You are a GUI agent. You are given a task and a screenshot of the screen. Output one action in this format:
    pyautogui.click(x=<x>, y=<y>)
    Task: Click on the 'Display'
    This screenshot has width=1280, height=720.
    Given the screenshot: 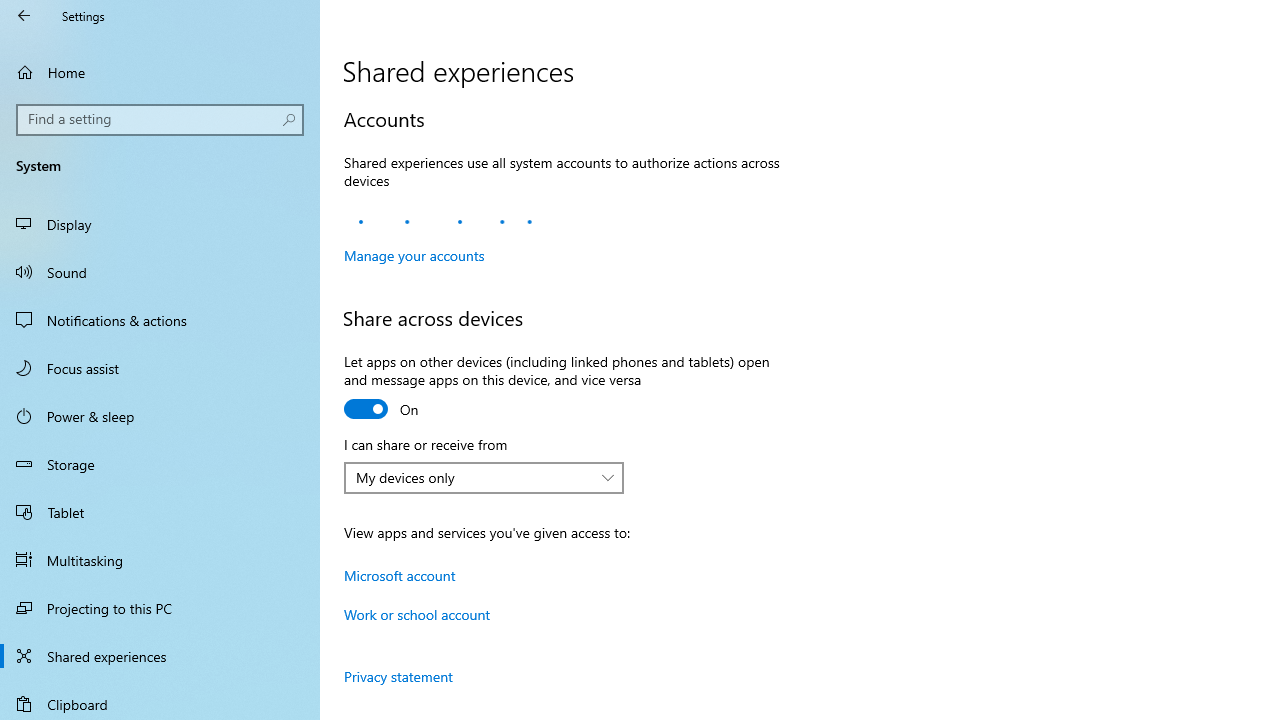 What is the action you would take?
    pyautogui.click(x=160, y=223)
    